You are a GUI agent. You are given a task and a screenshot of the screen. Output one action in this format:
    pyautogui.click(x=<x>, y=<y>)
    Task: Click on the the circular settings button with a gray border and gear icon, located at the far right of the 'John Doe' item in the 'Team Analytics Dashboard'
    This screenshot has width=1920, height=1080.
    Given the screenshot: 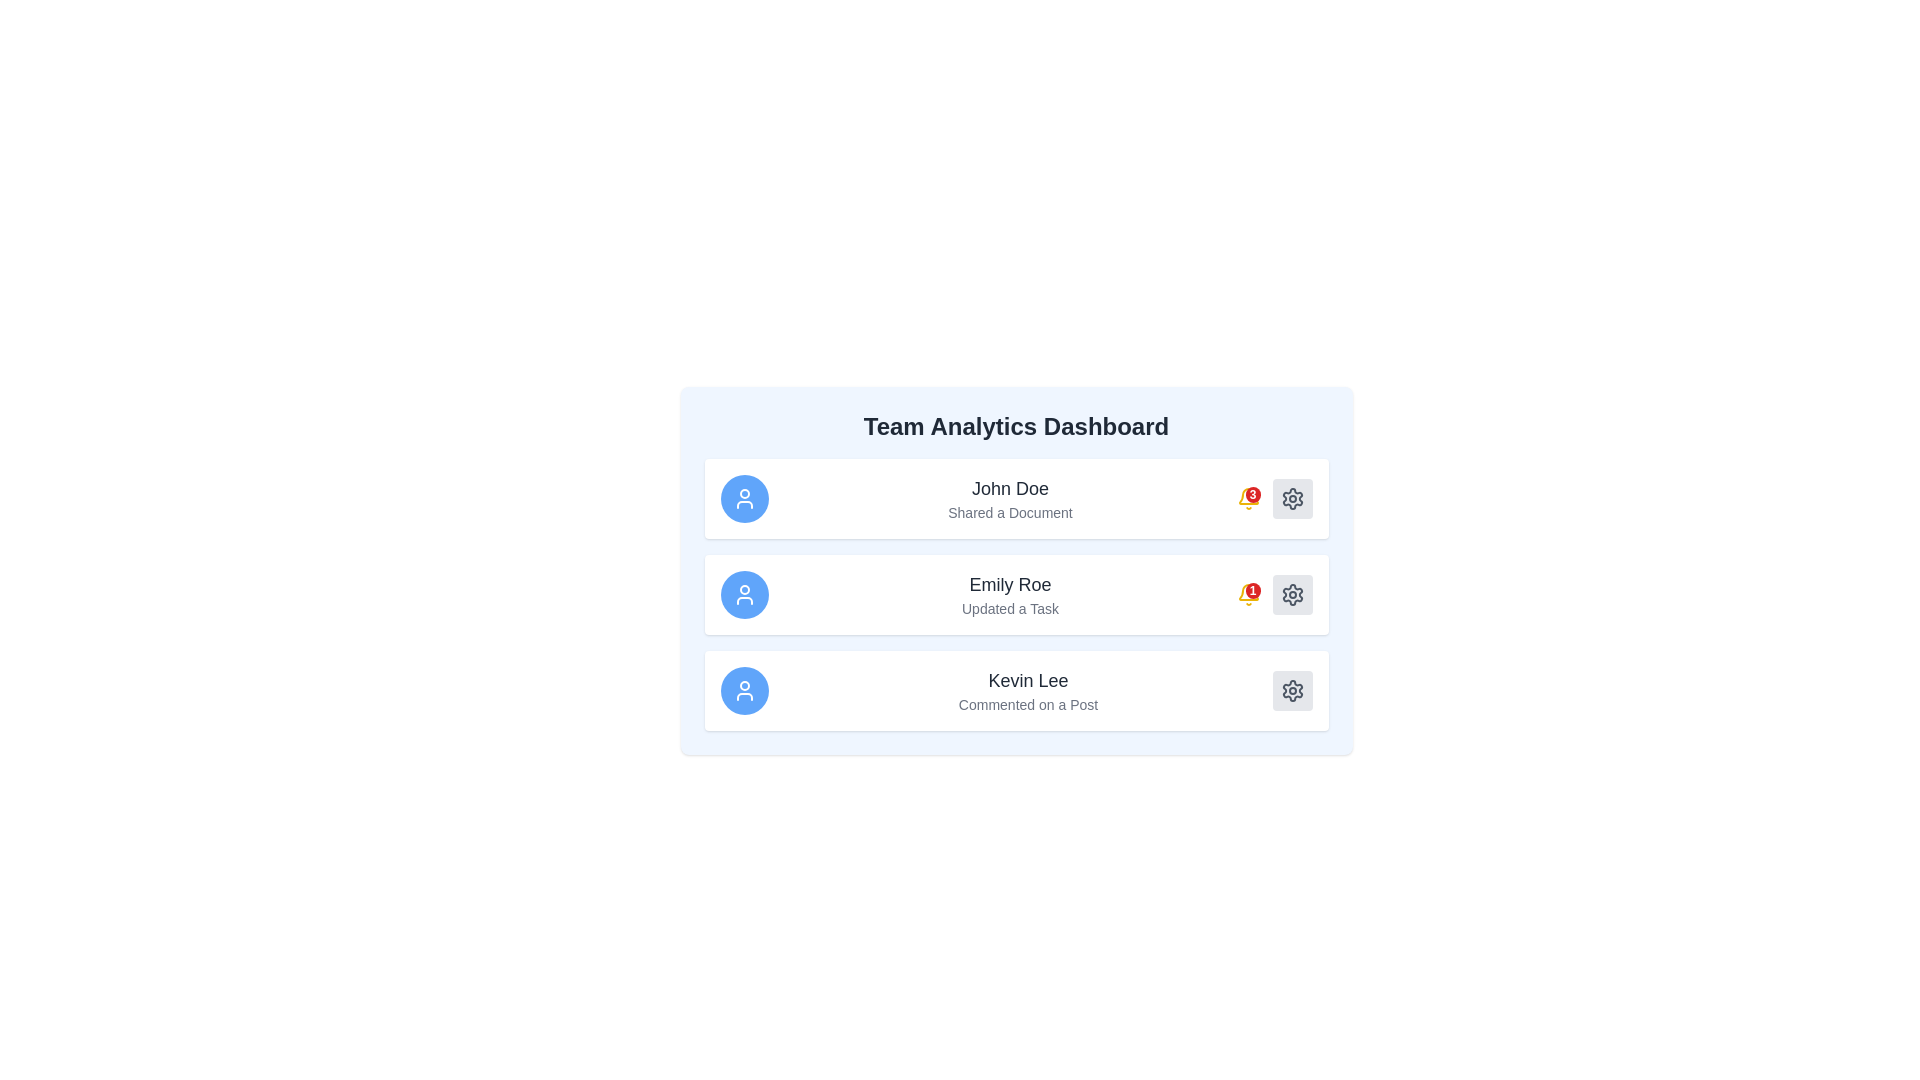 What is the action you would take?
    pyautogui.click(x=1292, y=497)
    